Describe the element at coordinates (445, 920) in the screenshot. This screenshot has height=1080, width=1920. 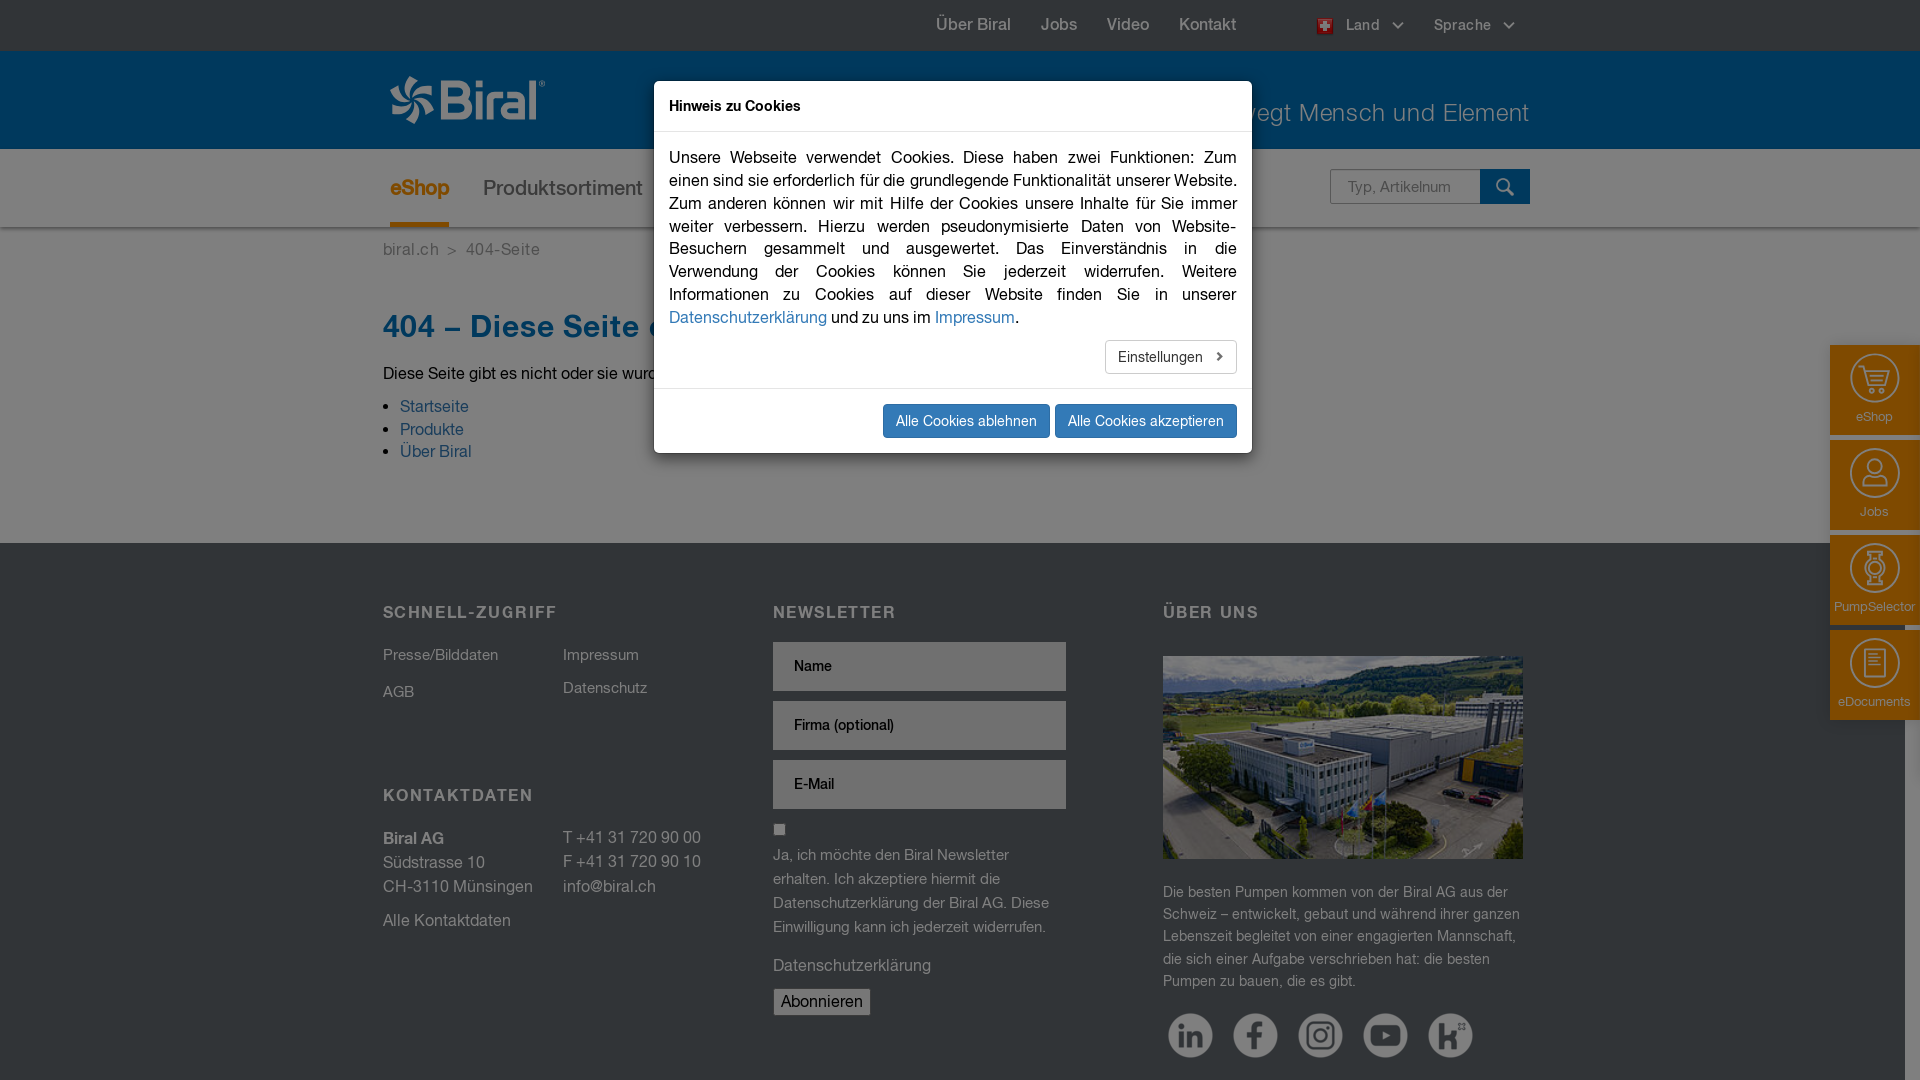
I see `'Alle Kontaktdaten'` at that location.